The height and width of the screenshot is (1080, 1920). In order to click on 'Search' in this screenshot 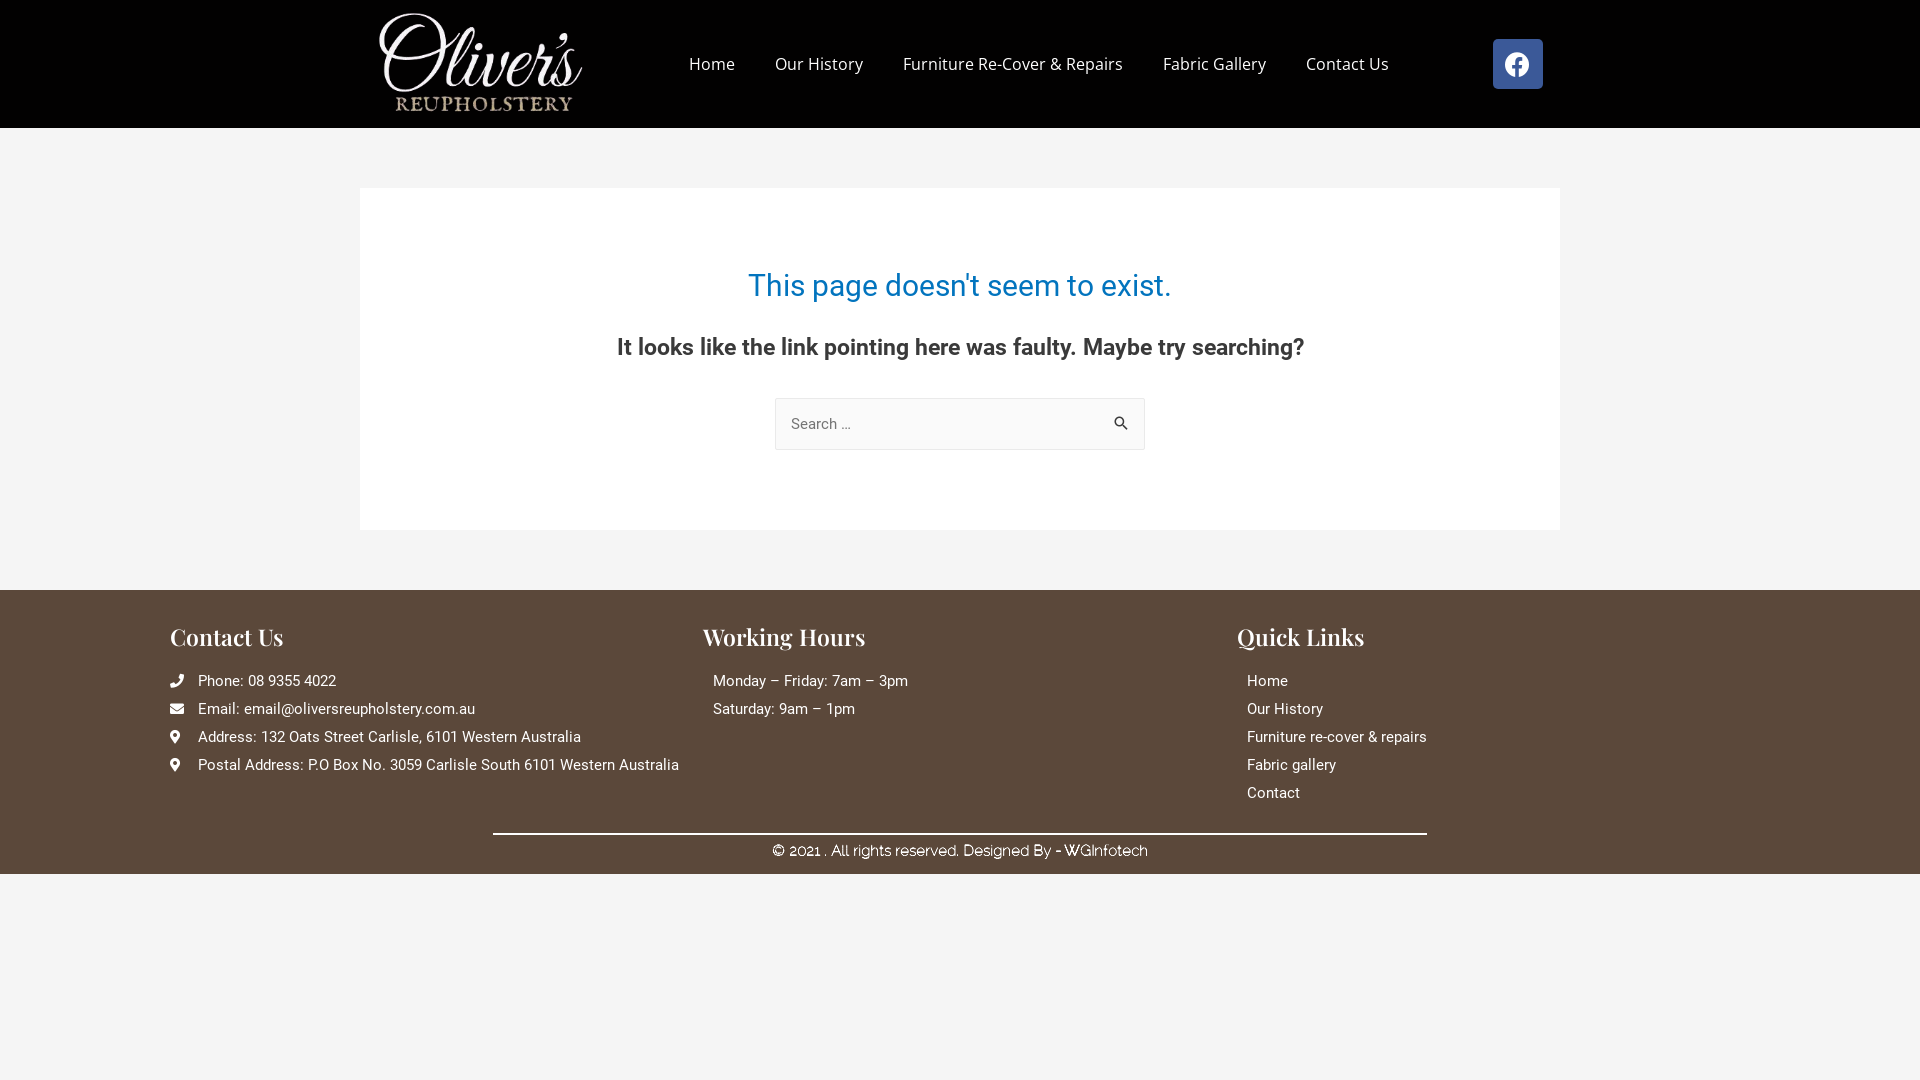, I will do `click(1098, 423)`.